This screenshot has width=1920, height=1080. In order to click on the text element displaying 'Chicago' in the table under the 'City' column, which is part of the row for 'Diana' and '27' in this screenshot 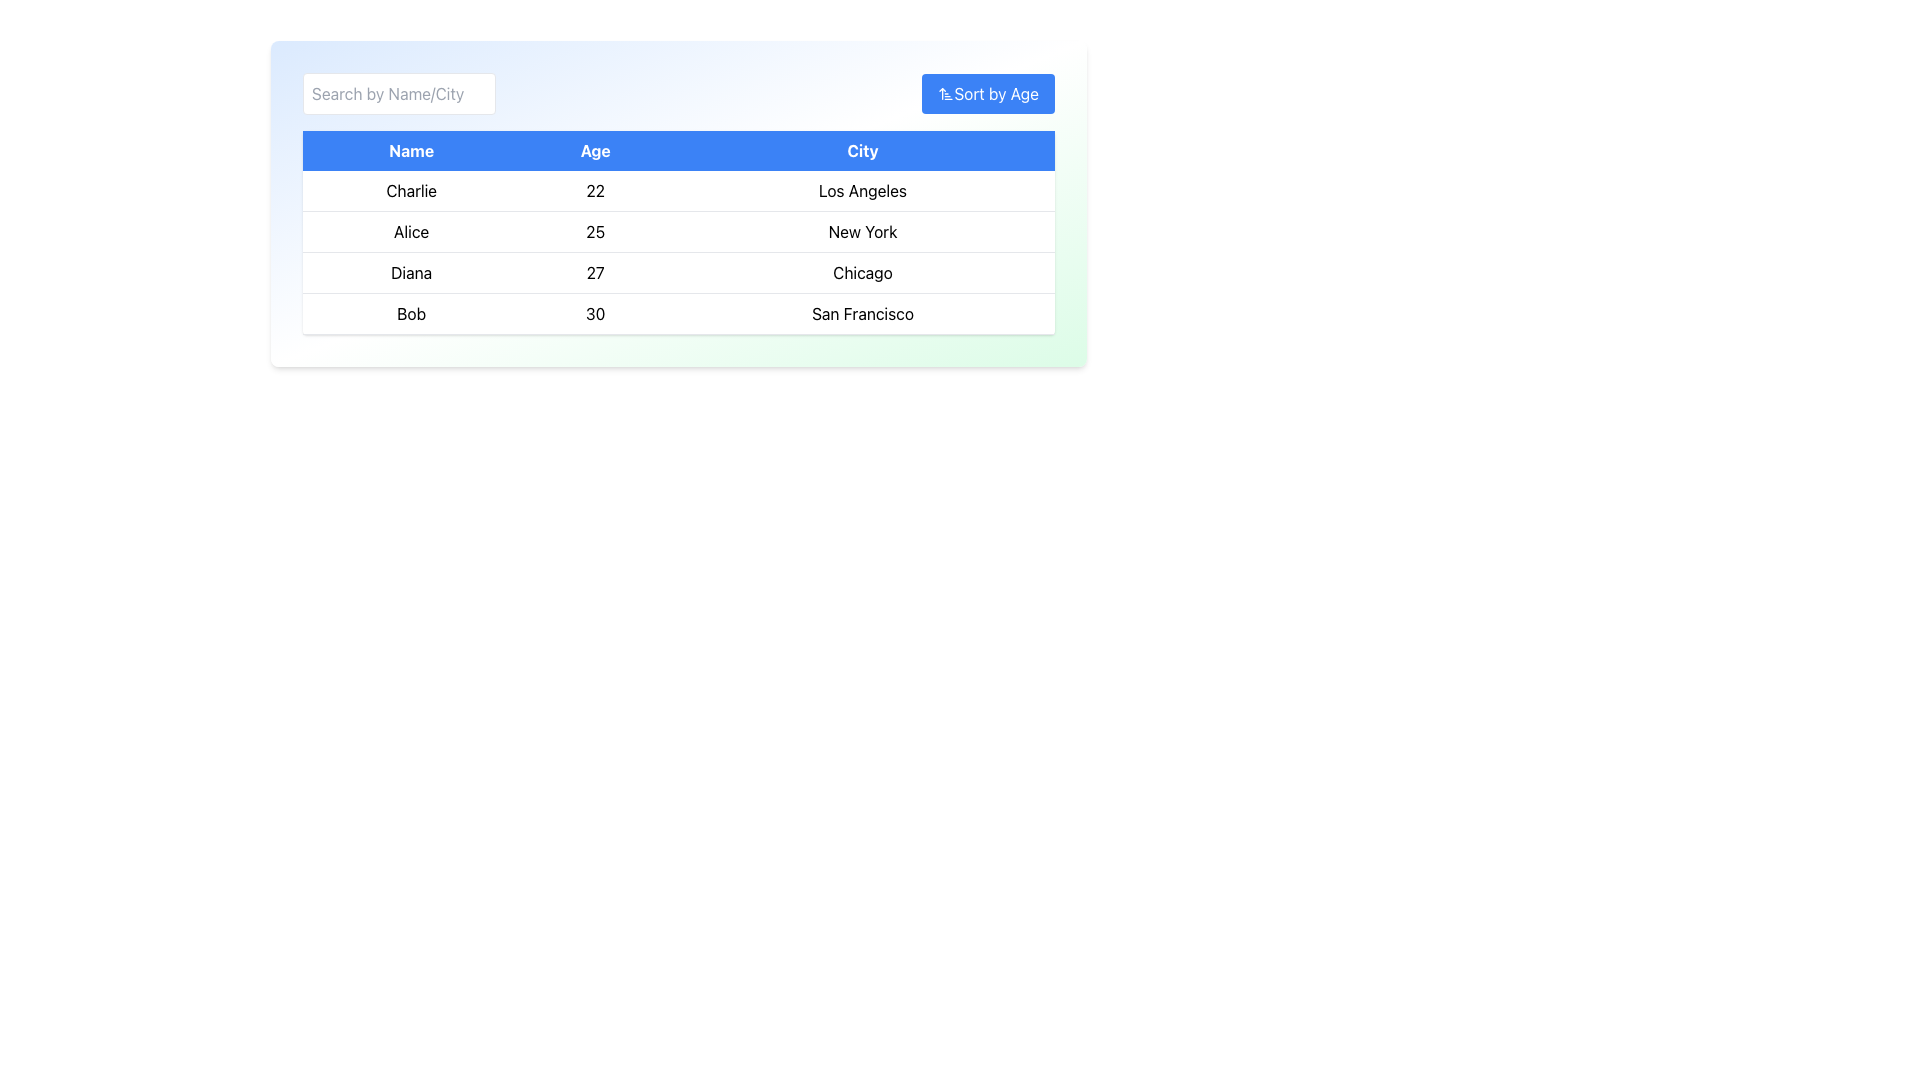, I will do `click(863, 273)`.